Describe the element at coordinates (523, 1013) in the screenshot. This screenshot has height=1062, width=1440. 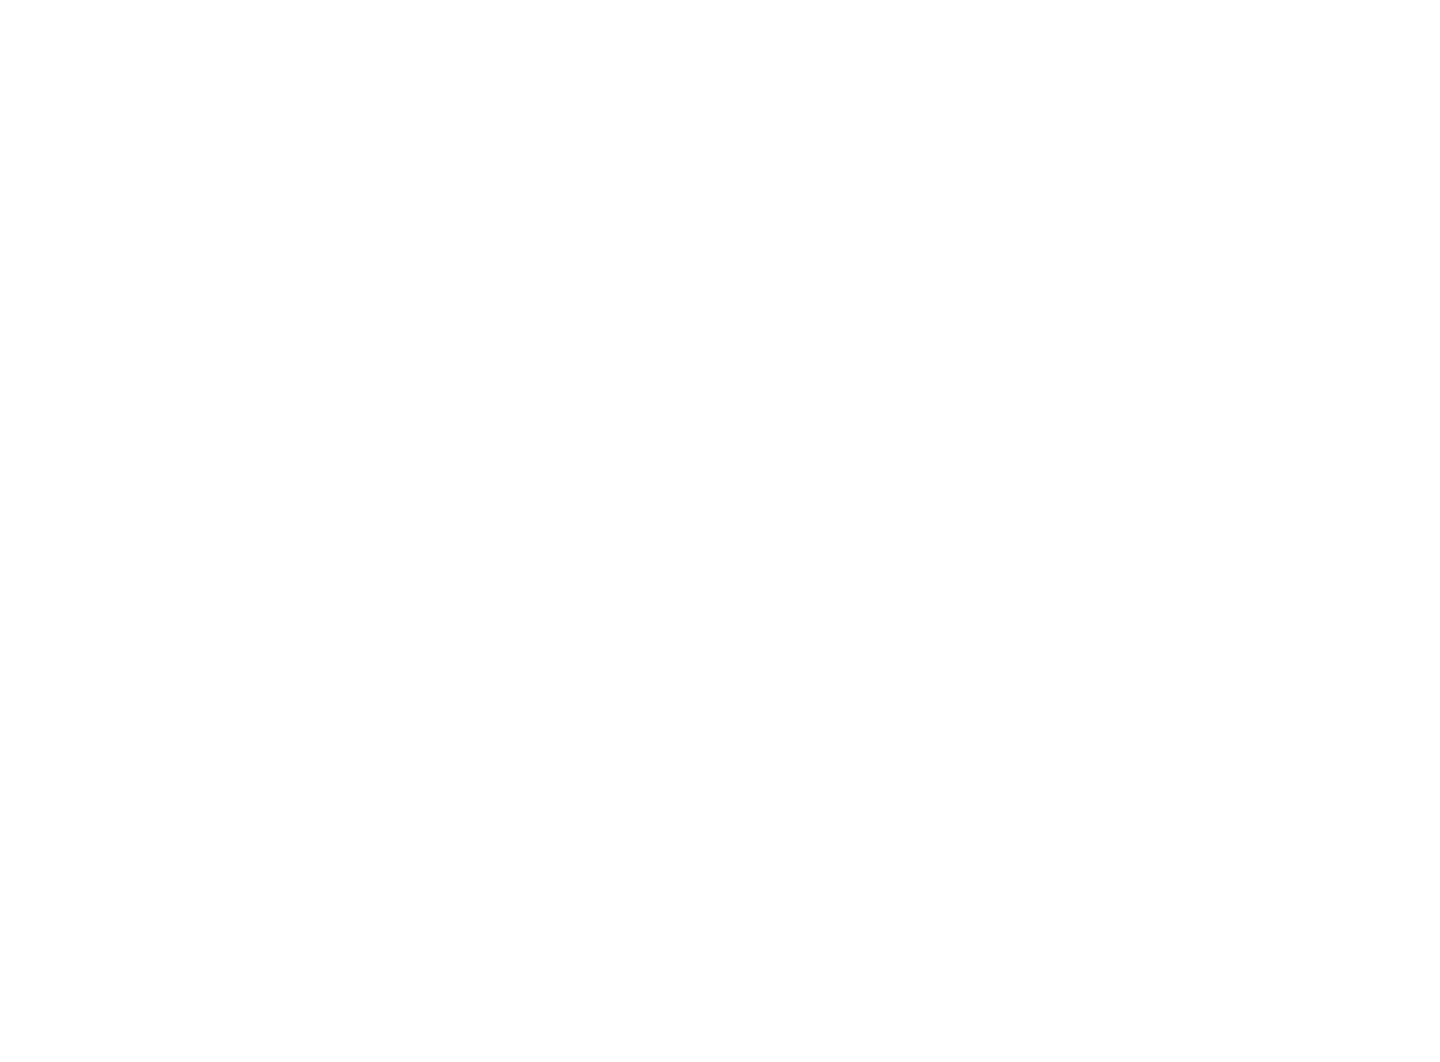
I see `'© Copyright 2023 Duke University. All rights reserved.'` at that location.